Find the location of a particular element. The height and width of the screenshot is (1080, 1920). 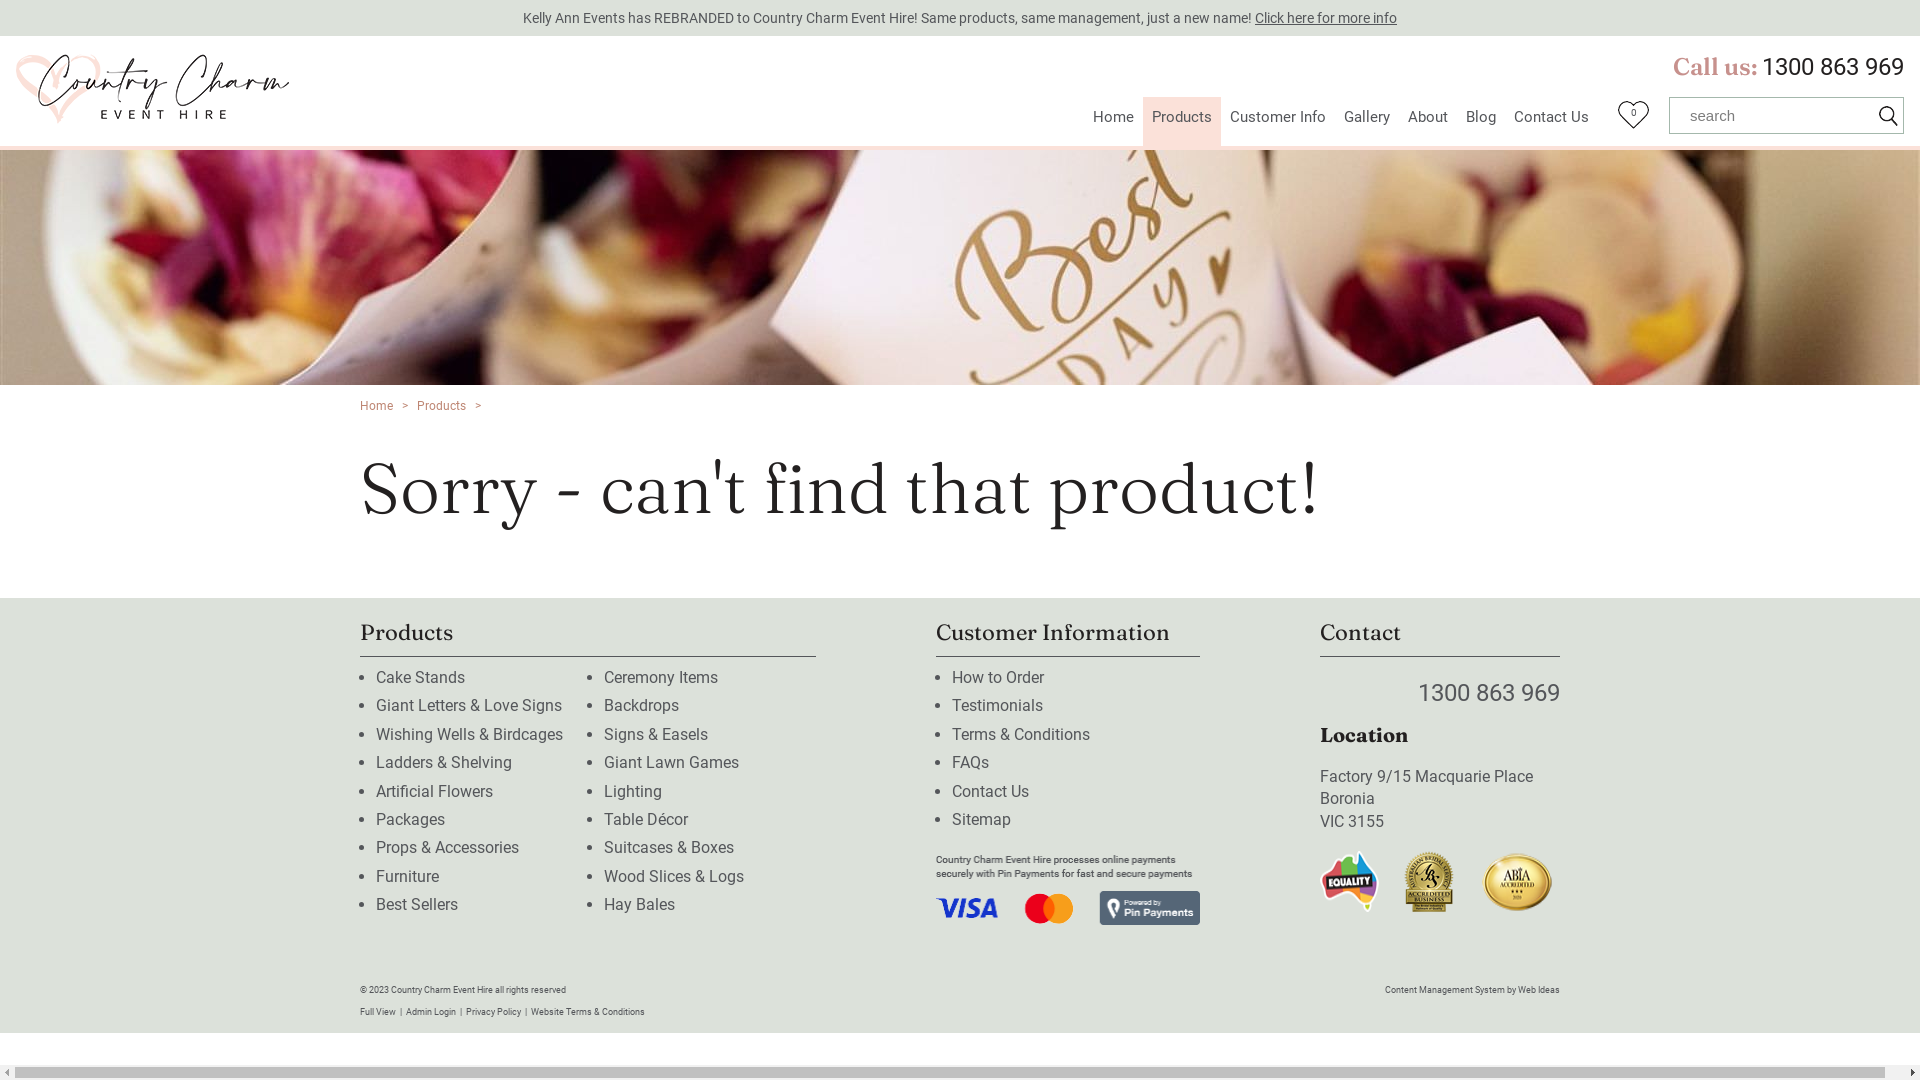

'1300 863 969' is located at coordinates (1761, 65).